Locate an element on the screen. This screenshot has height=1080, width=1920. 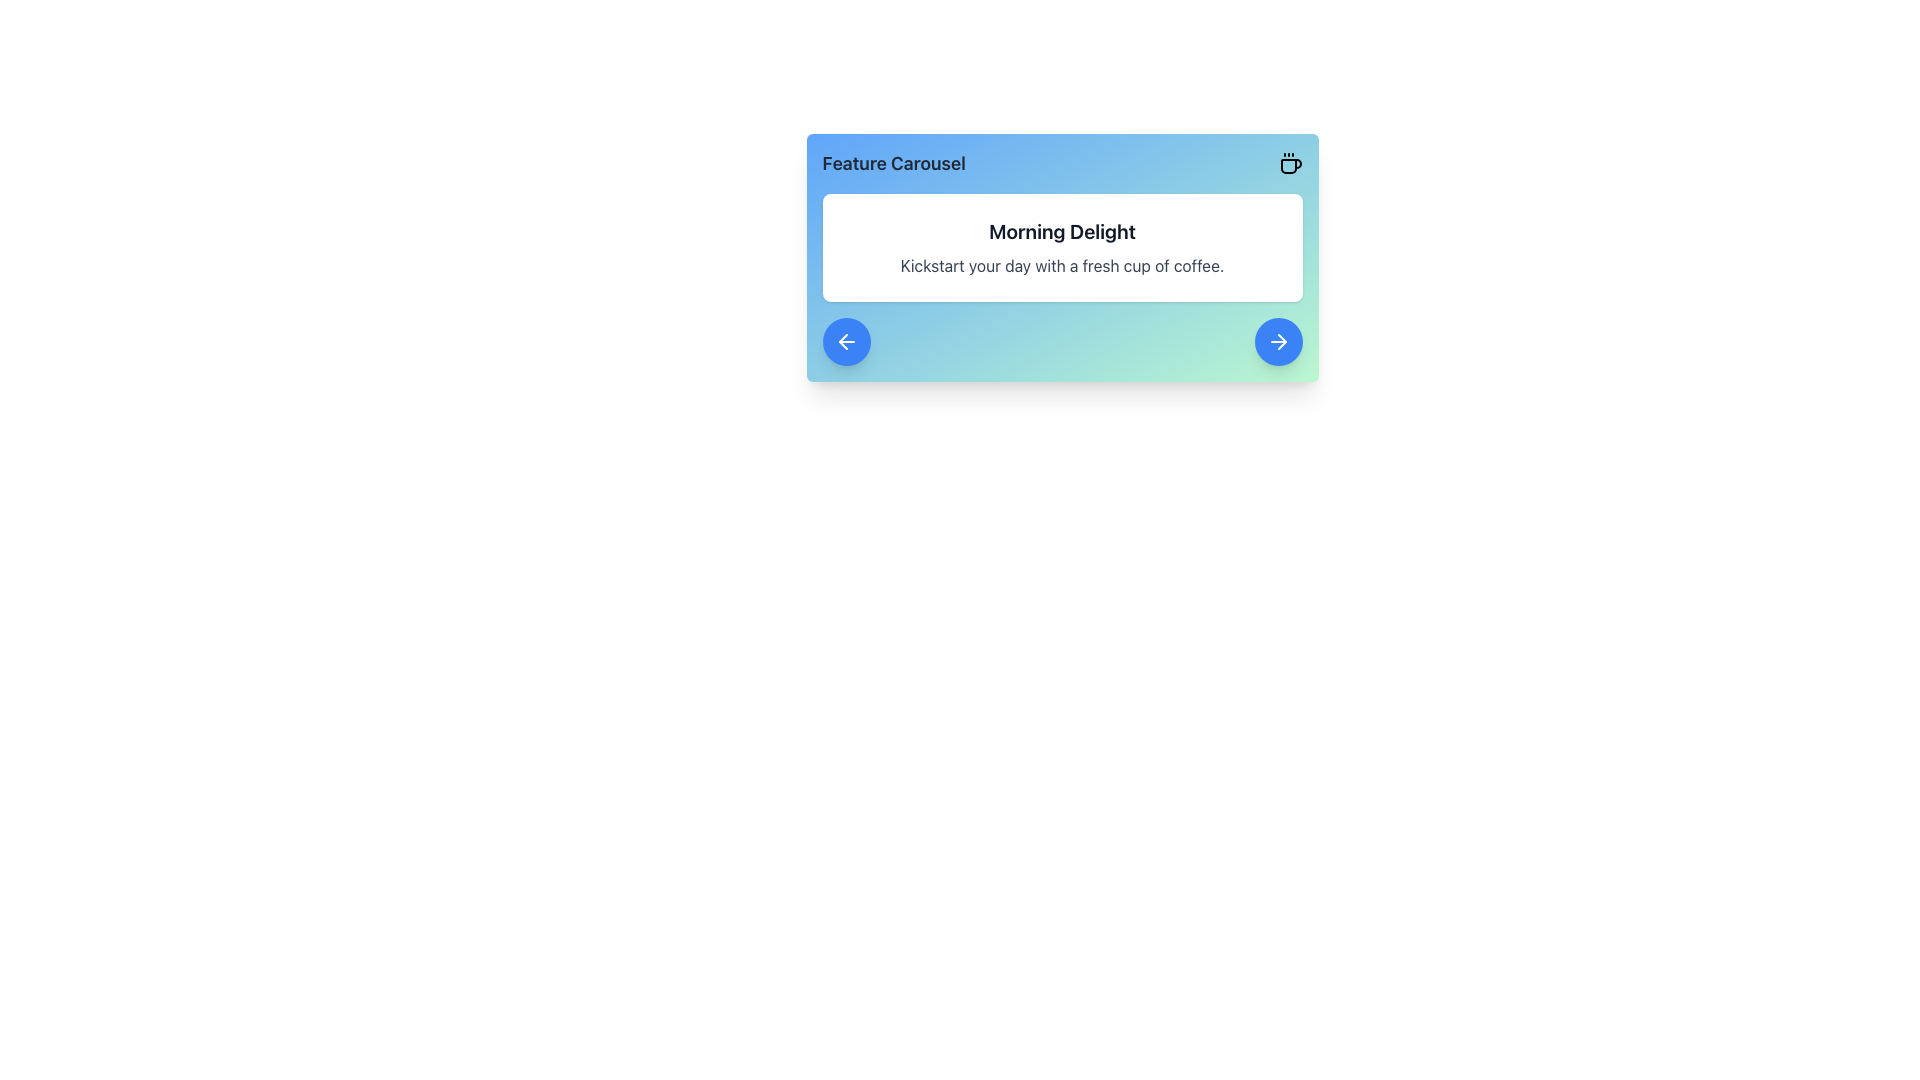
displayed text on the 'Morning Delight' informational card, which contains a large, bold title and a smaller subtitle, located within the 'Feature Carousel' is located at coordinates (1061, 246).